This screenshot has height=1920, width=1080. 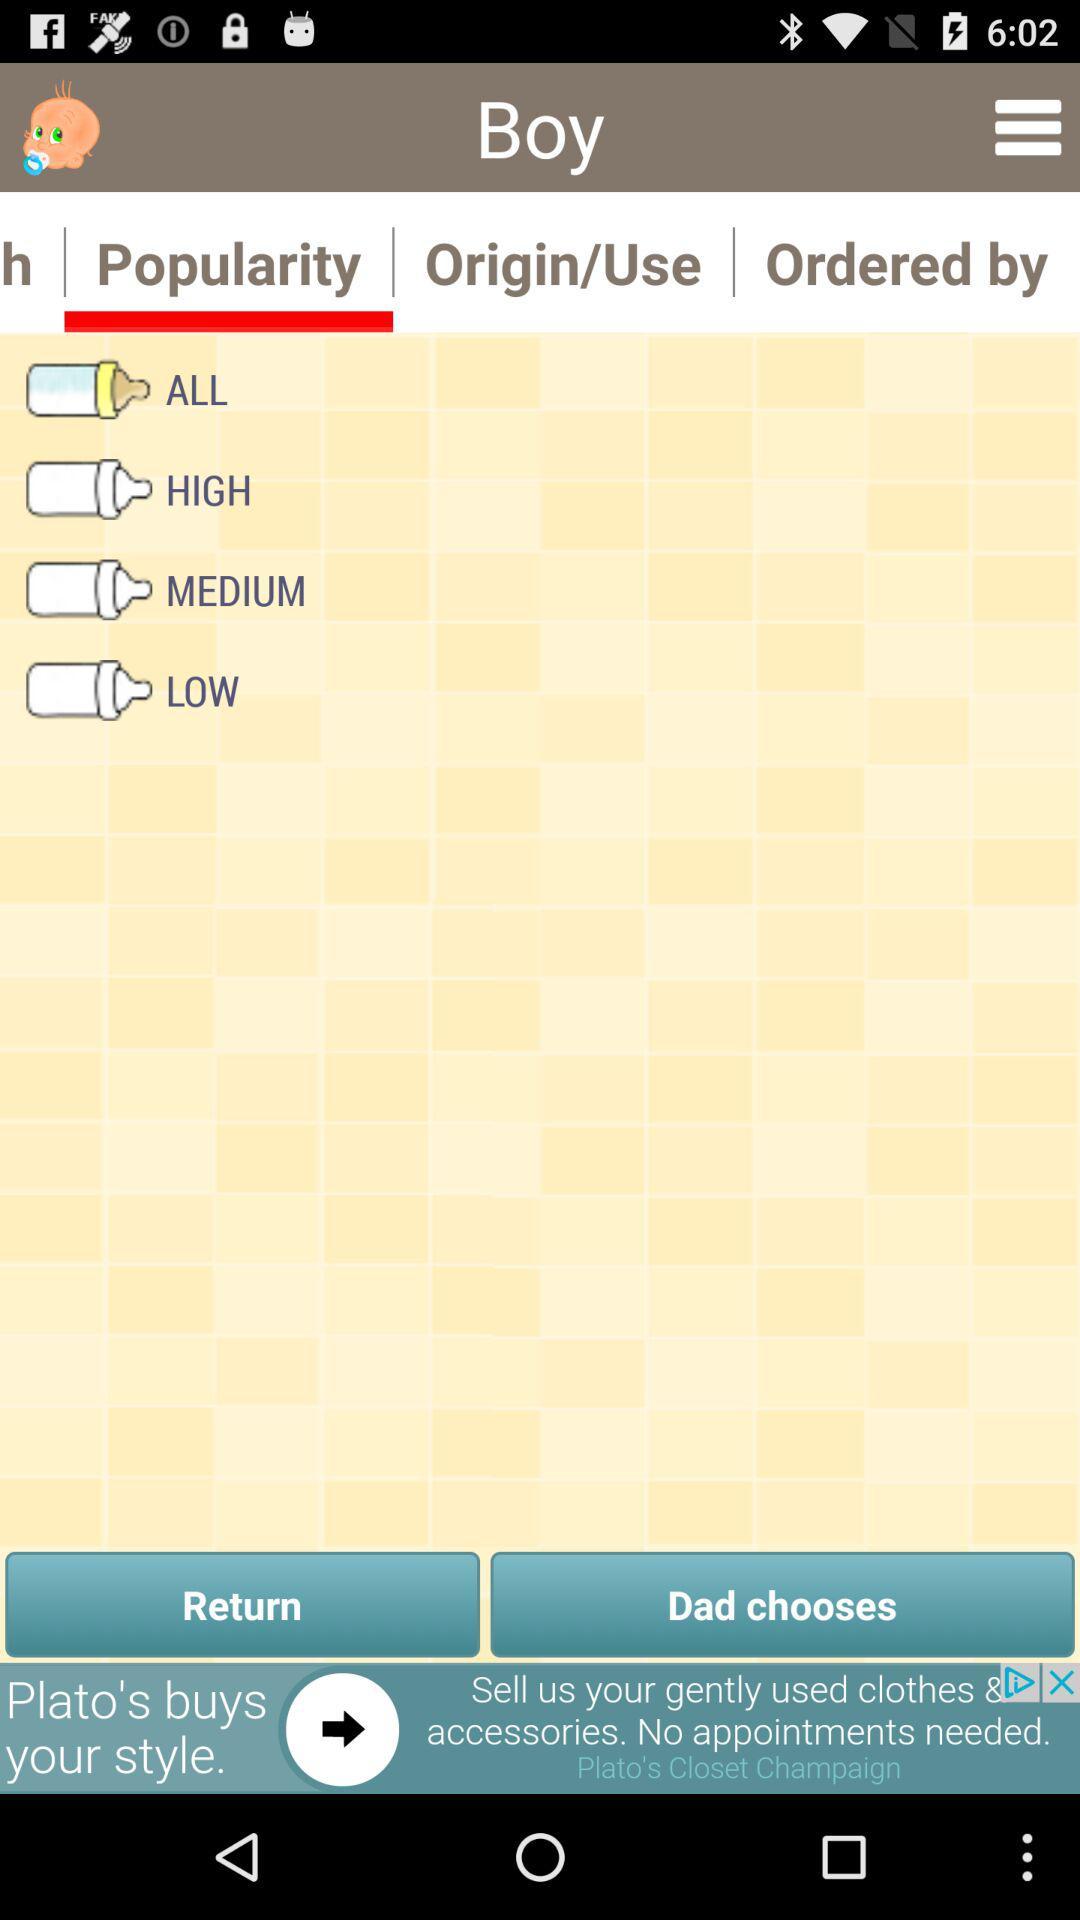 What do you see at coordinates (1028, 135) in the screenshot?
I see `the menu icon` at bounding box center [1028, 135].